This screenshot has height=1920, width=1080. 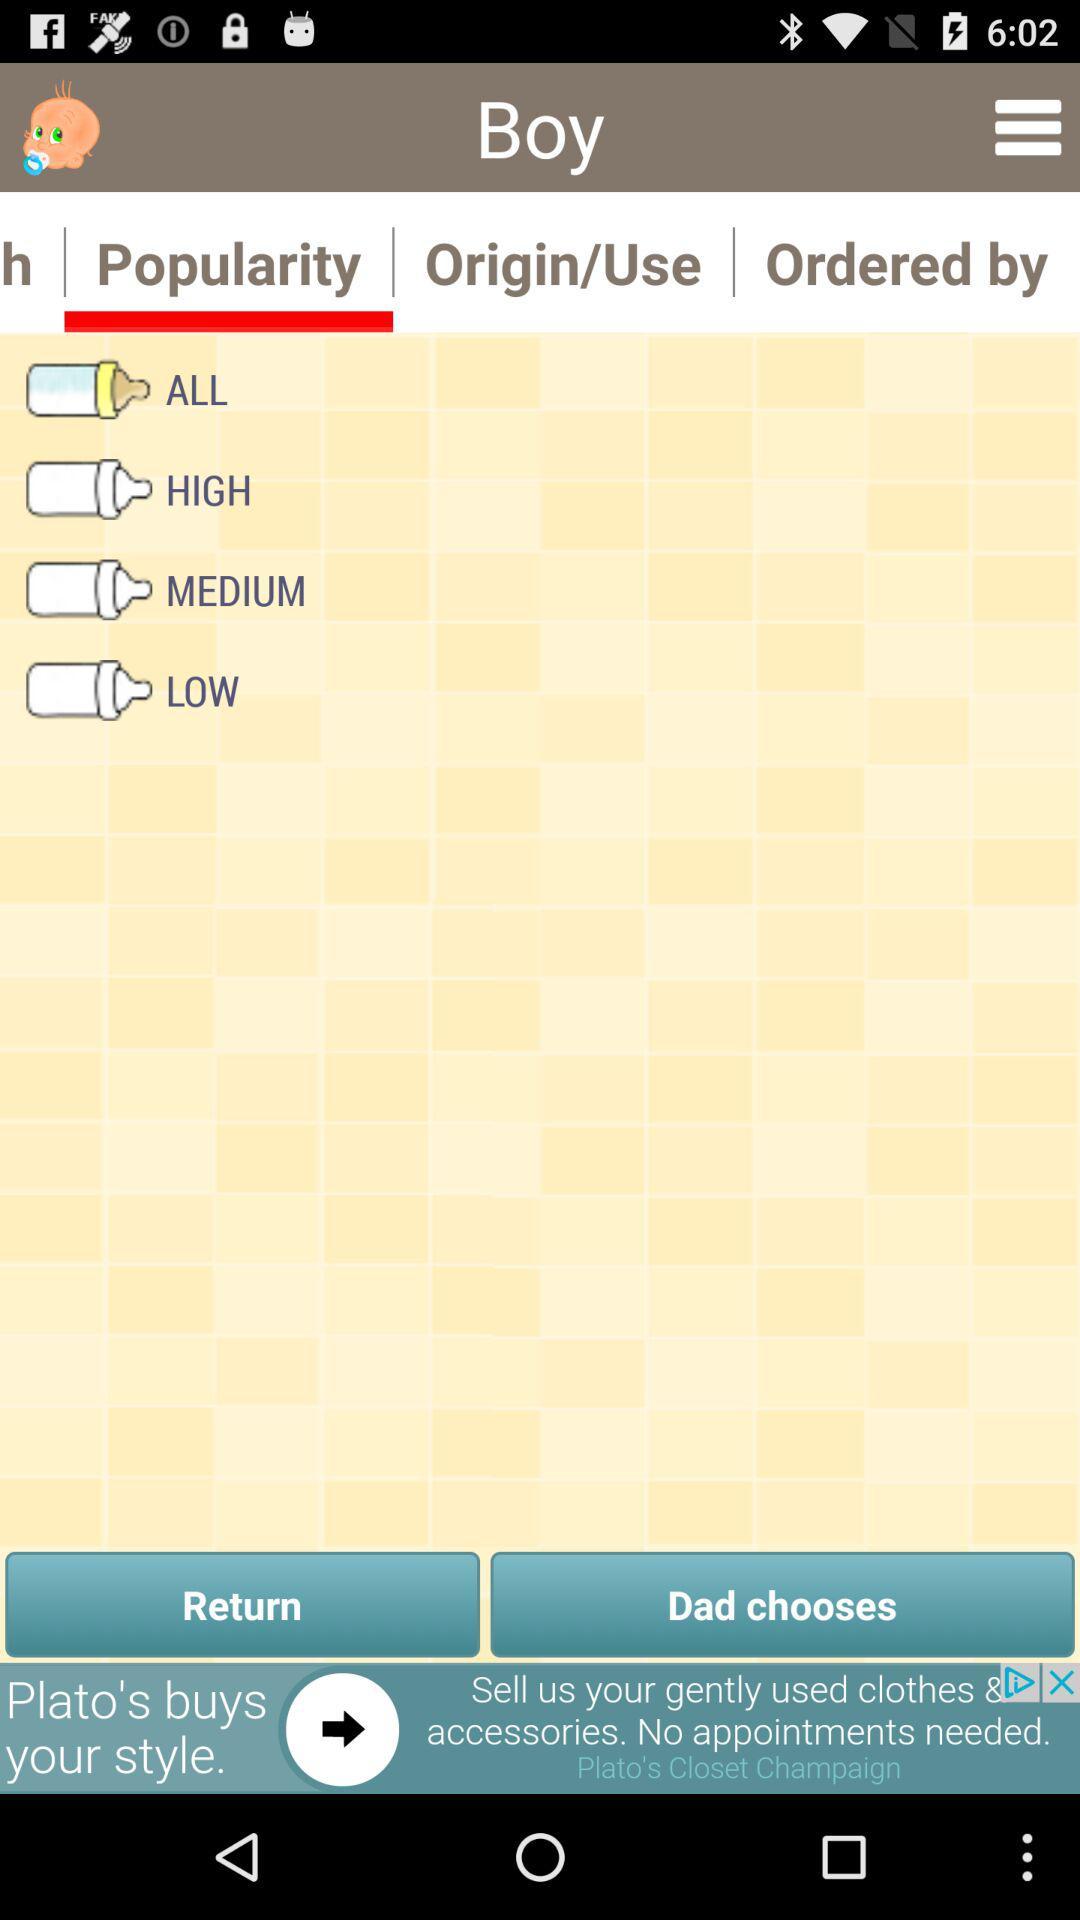 What do you see at coordinates (1028, 135) in the screenshot?
I see `the menu icon` at bounding box center [1028, 135].